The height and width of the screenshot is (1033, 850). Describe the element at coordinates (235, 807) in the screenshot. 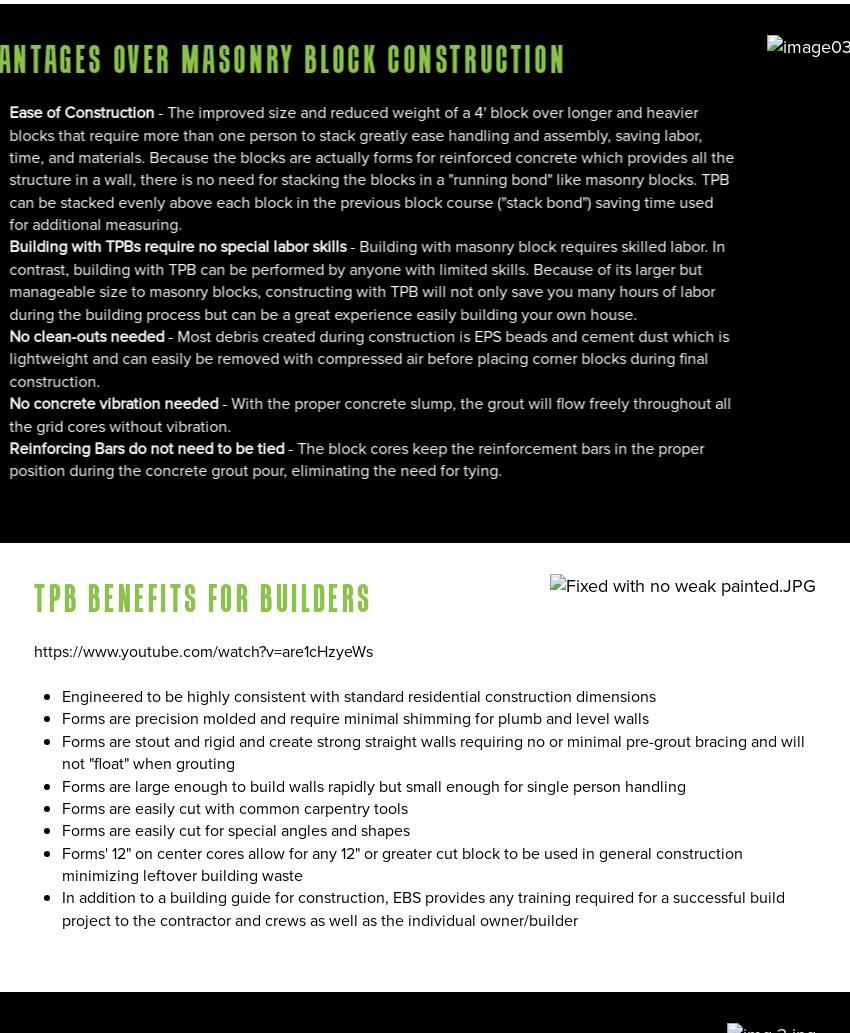

I see `'Forms are easily cut with common carpentry tools'` at that location.